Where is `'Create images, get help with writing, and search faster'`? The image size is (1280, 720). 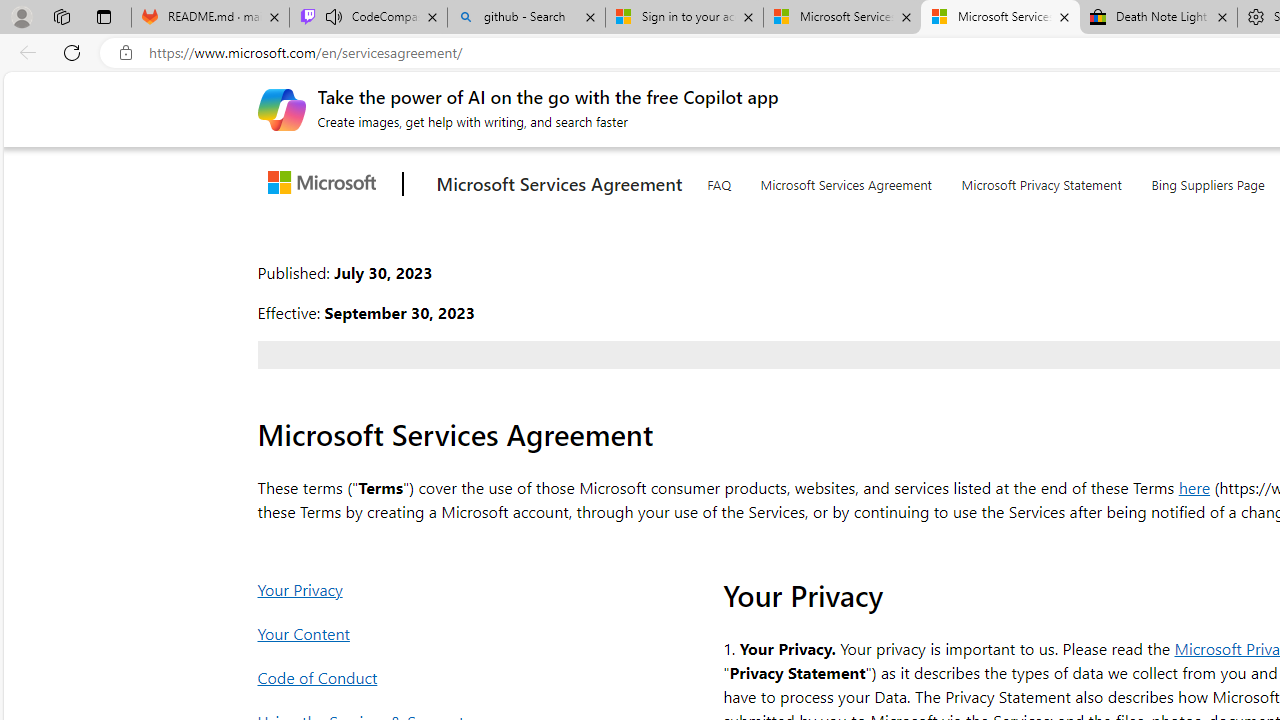
'Create images, get help with writing, and search faster' is located at coordinates (280, 109).